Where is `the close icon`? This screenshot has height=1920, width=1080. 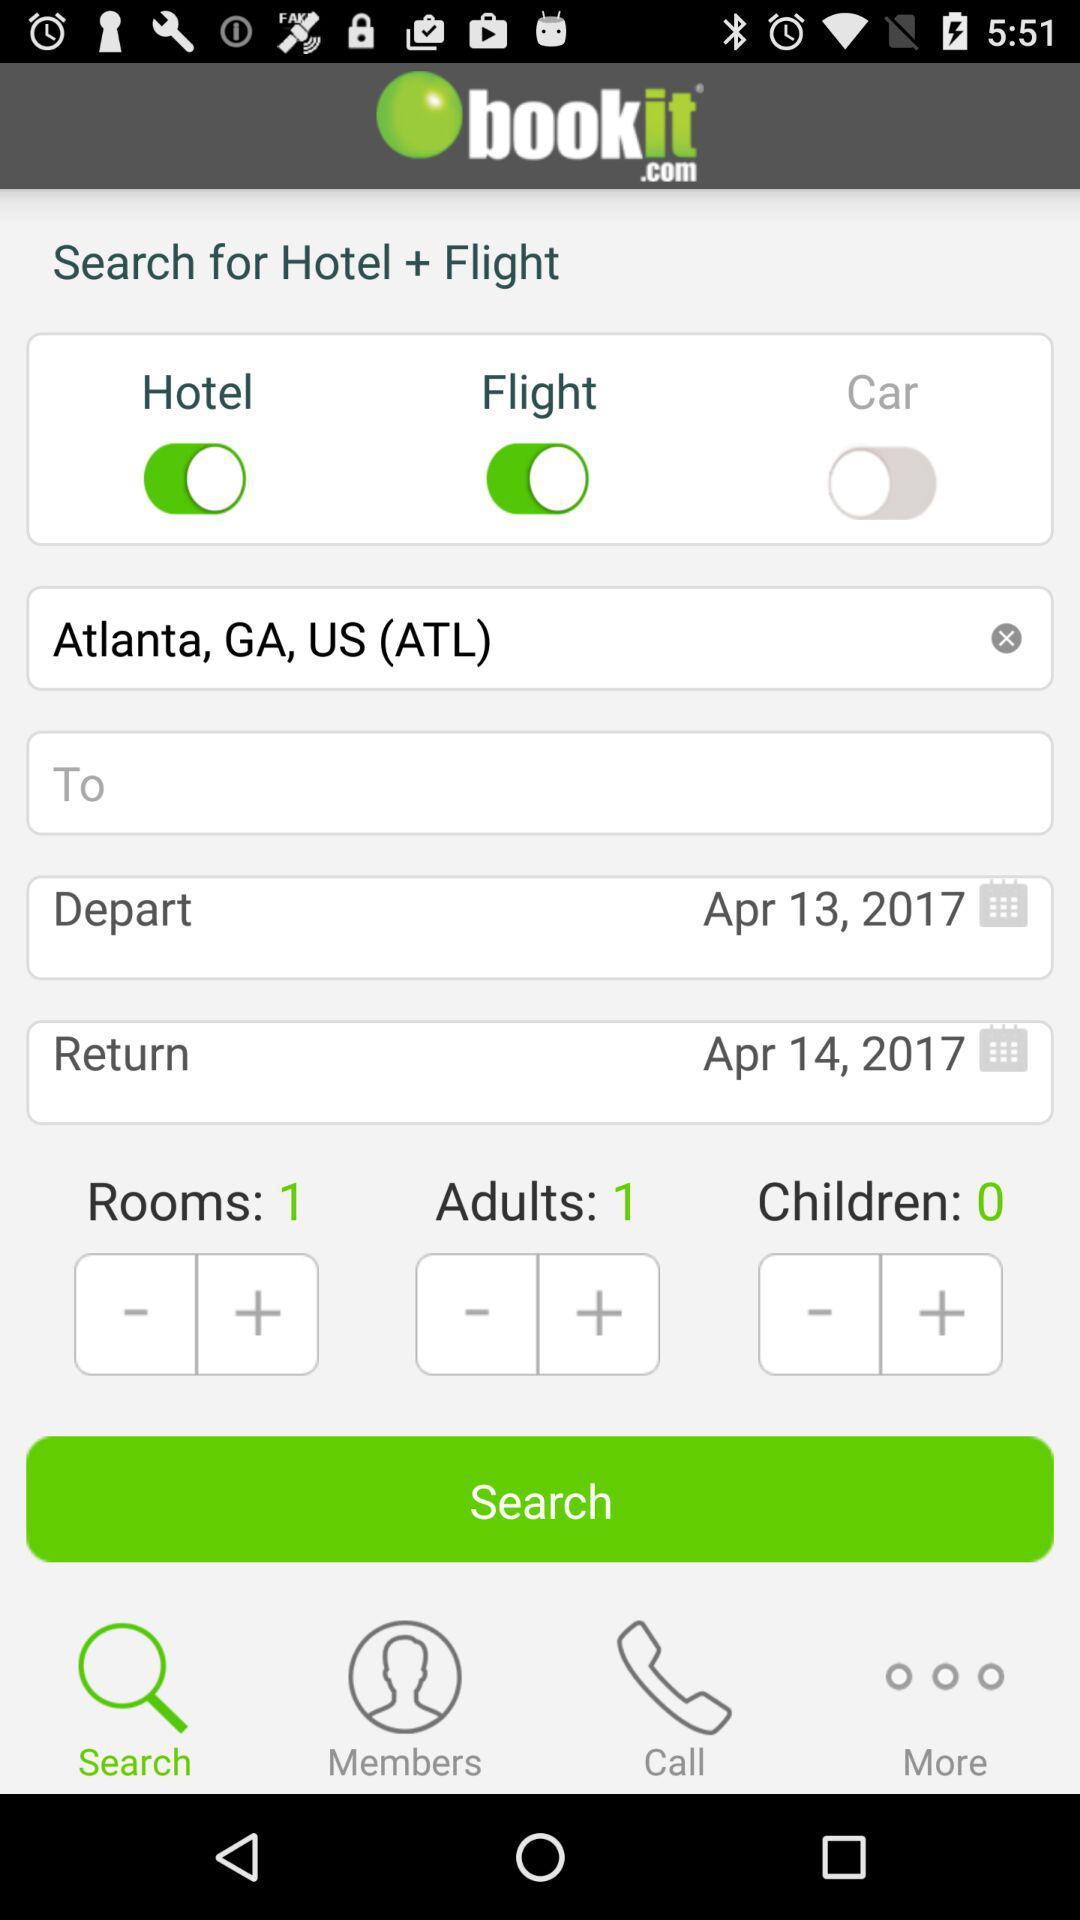 the close icon is located at coordinates (1006, 683).